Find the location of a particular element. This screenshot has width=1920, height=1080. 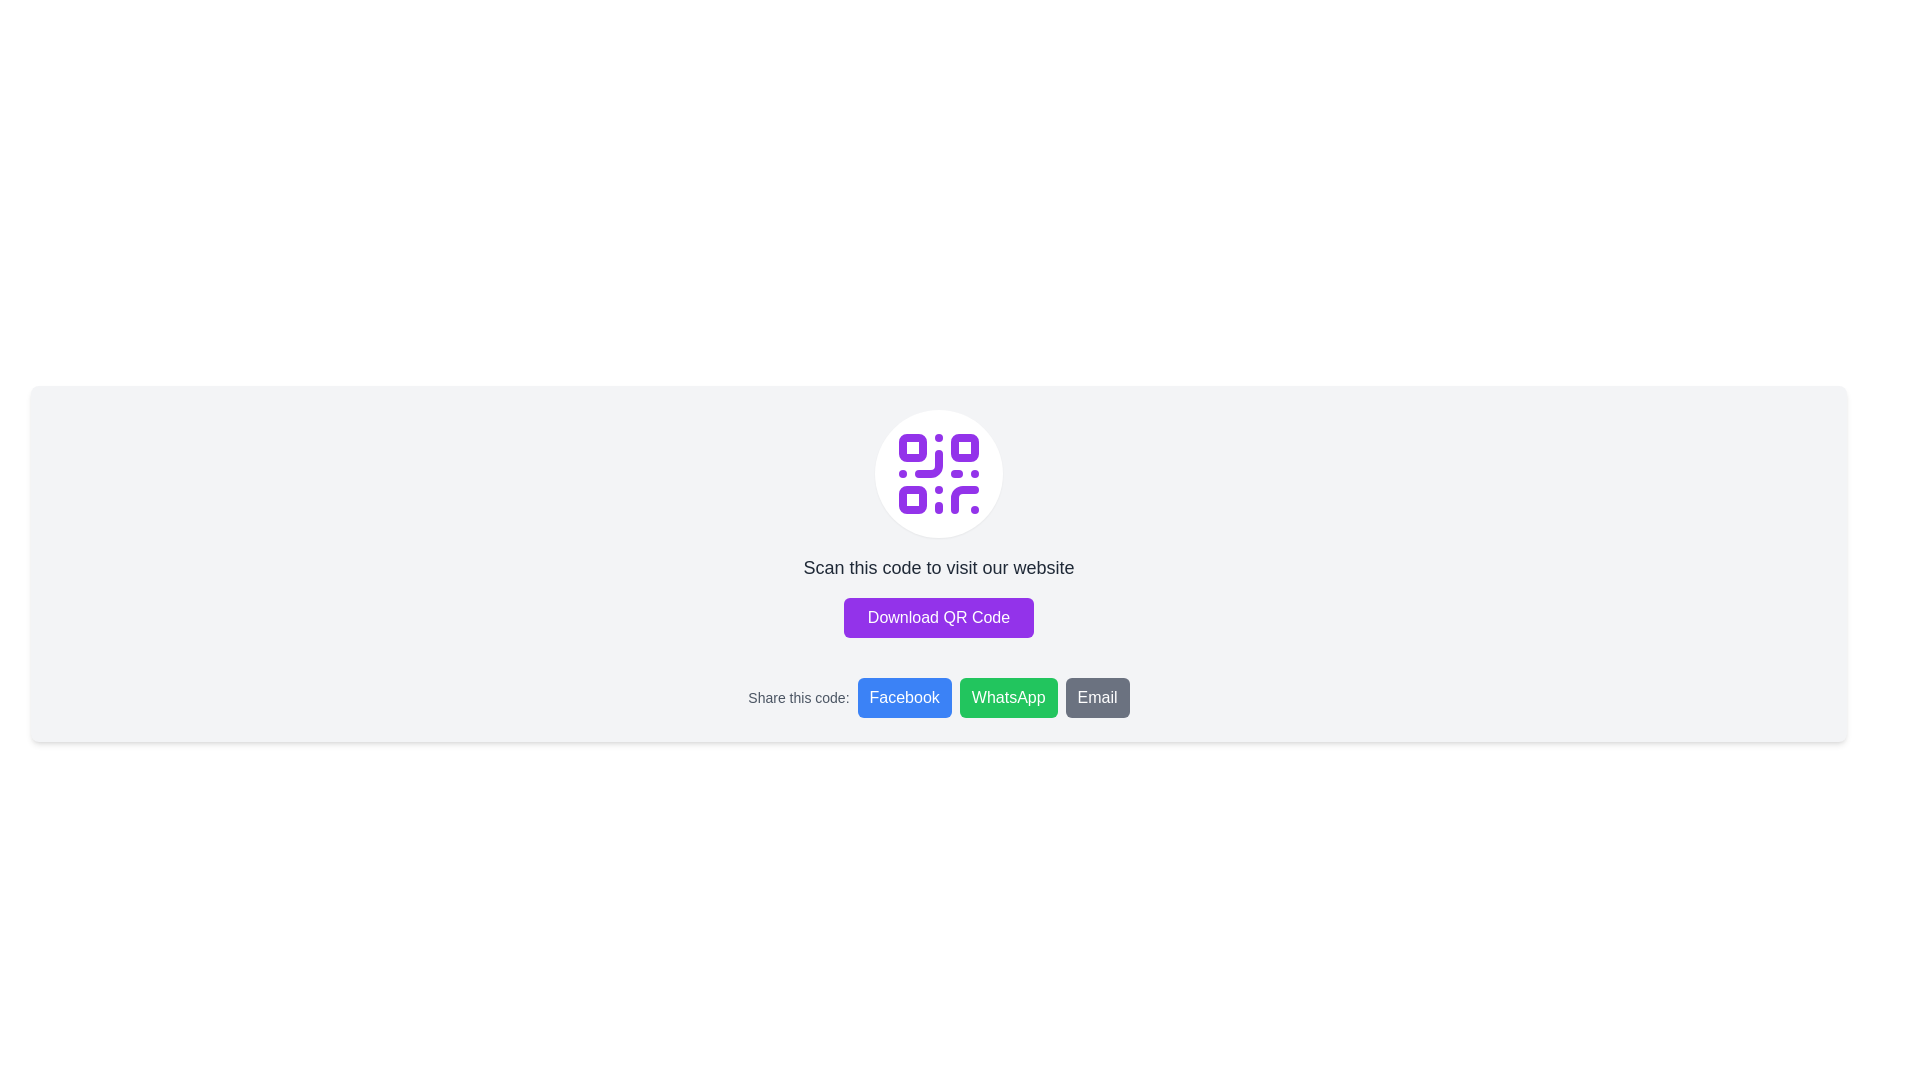

the top-left purple square box of the QR code visual representation is located at coordinates (911, 446).